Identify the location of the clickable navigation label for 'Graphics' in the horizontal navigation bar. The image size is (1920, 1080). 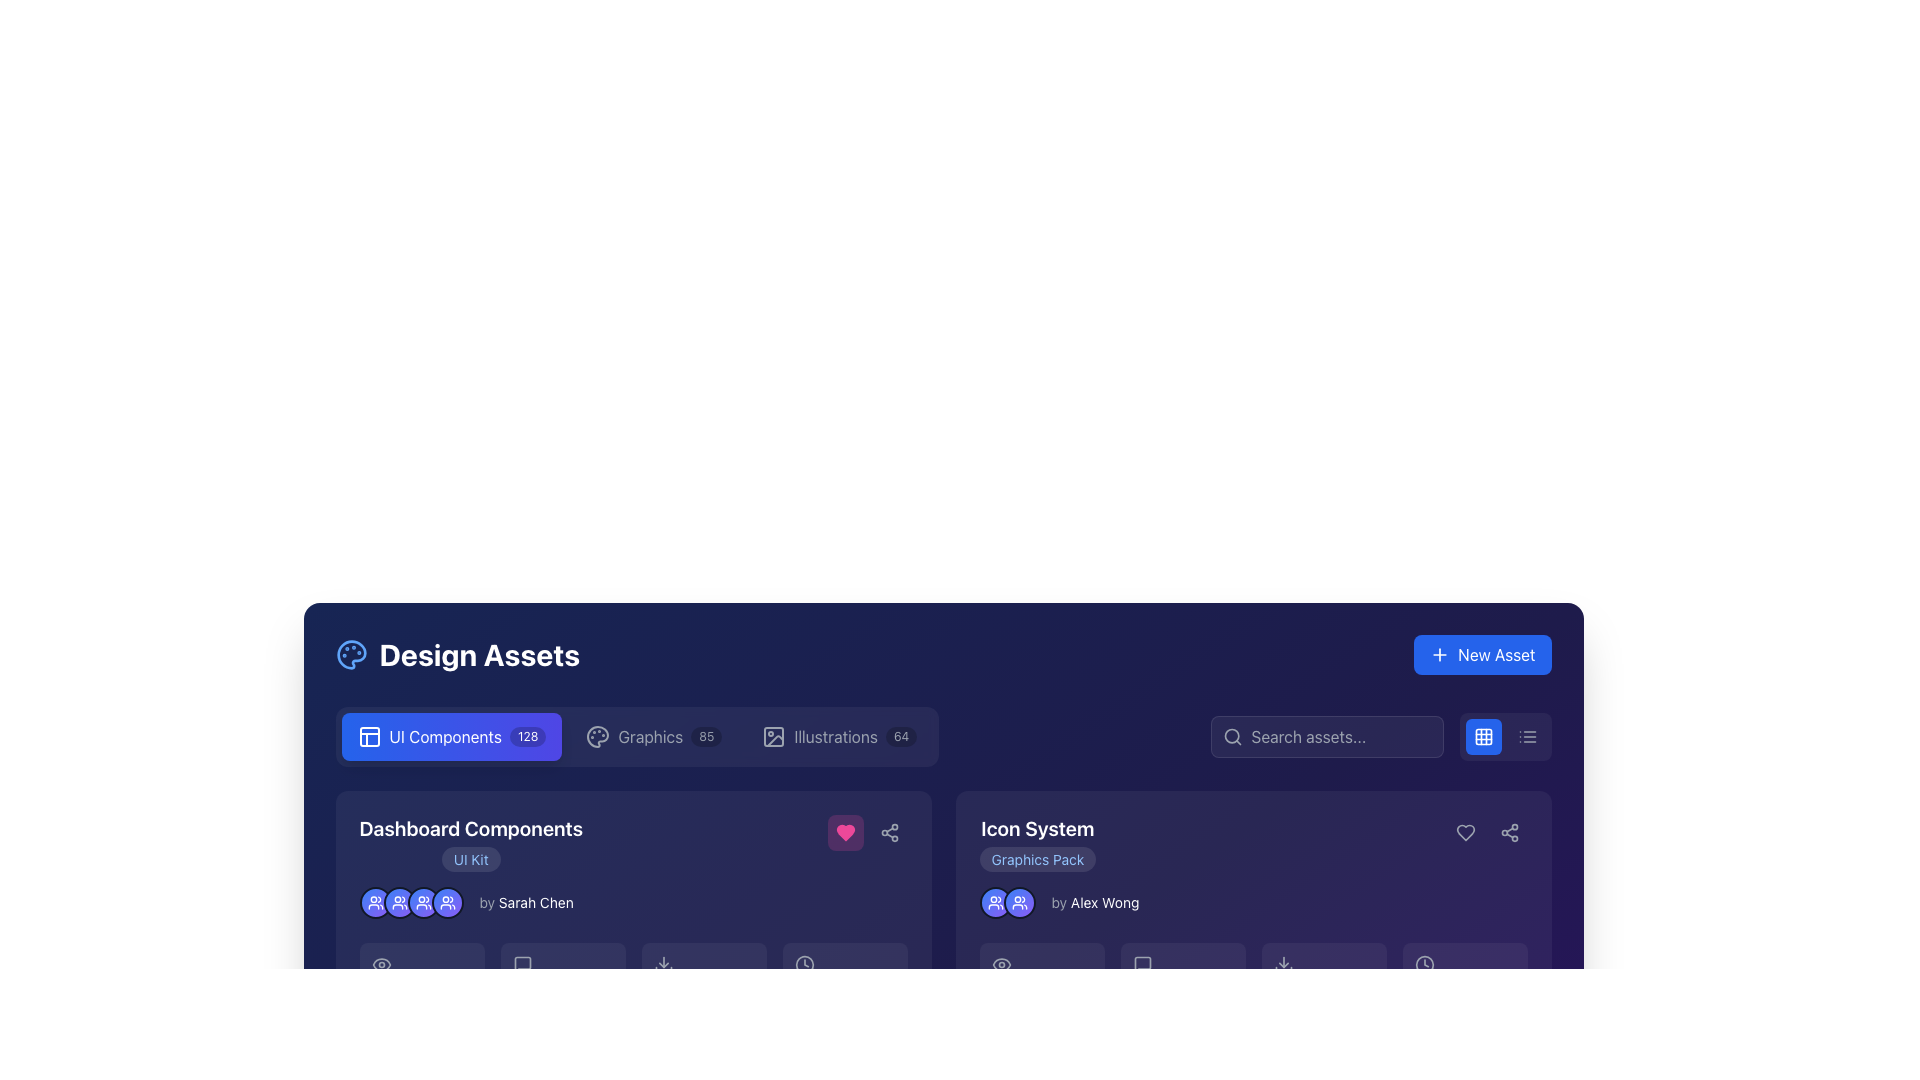
(650, 736).